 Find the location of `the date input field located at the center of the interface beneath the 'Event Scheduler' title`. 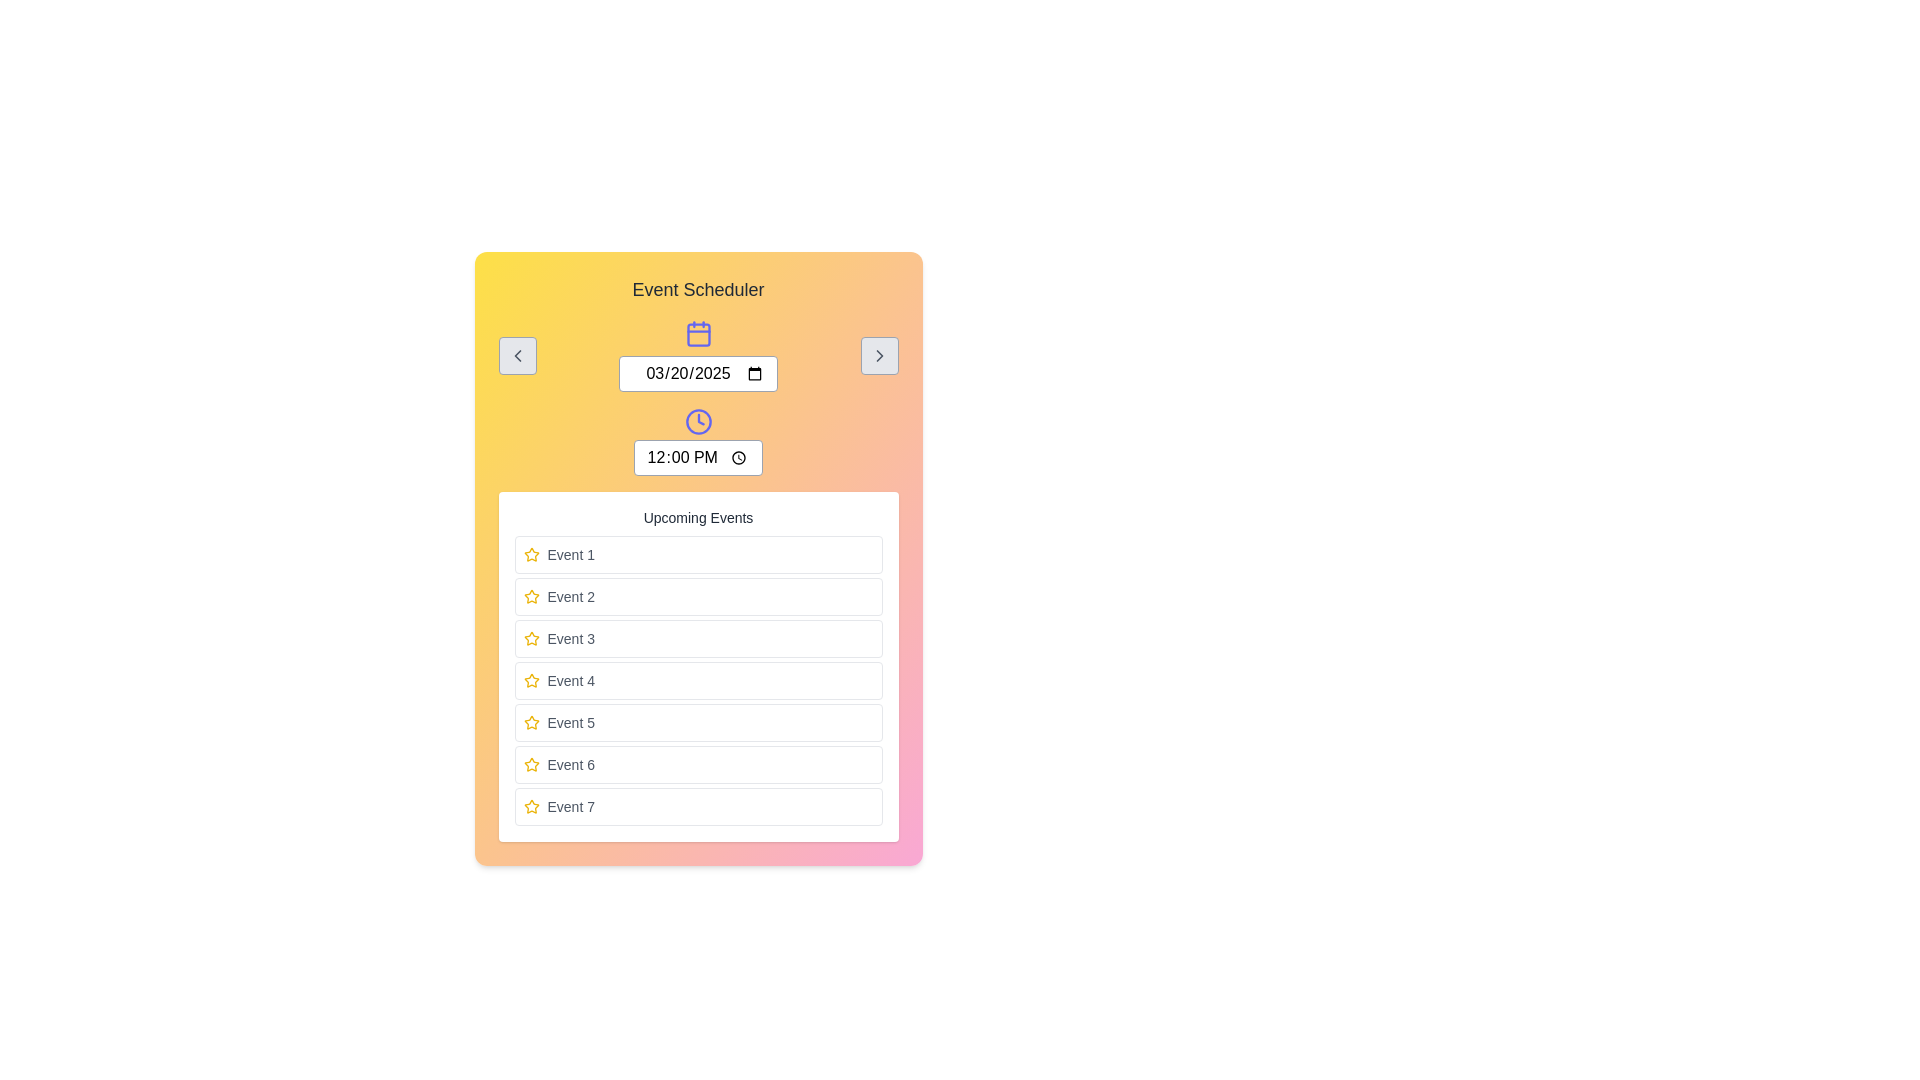

the date input field located at the center of the interface beneath the 'Event Scheduler' title is located at coordinates (698, 354).